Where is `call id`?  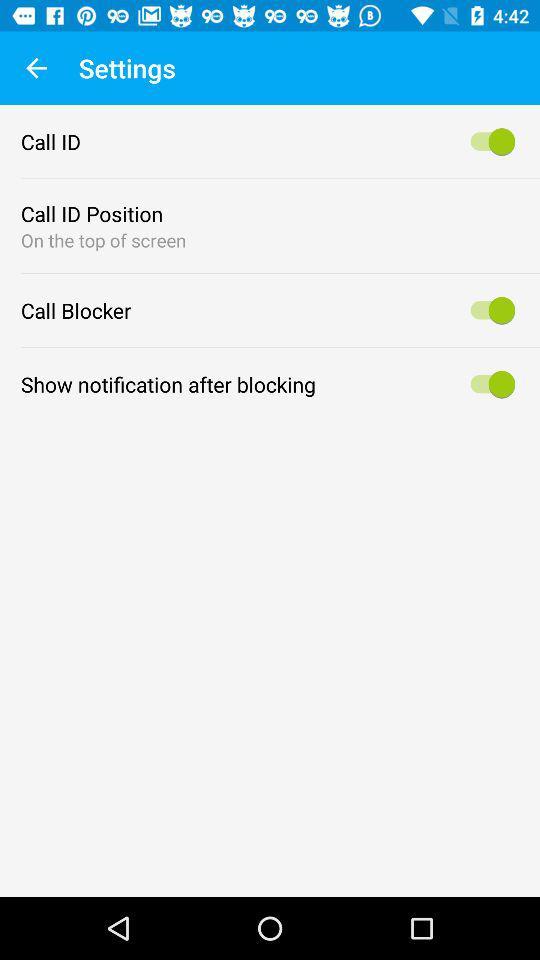
call id is located at coordinates (488, 140).